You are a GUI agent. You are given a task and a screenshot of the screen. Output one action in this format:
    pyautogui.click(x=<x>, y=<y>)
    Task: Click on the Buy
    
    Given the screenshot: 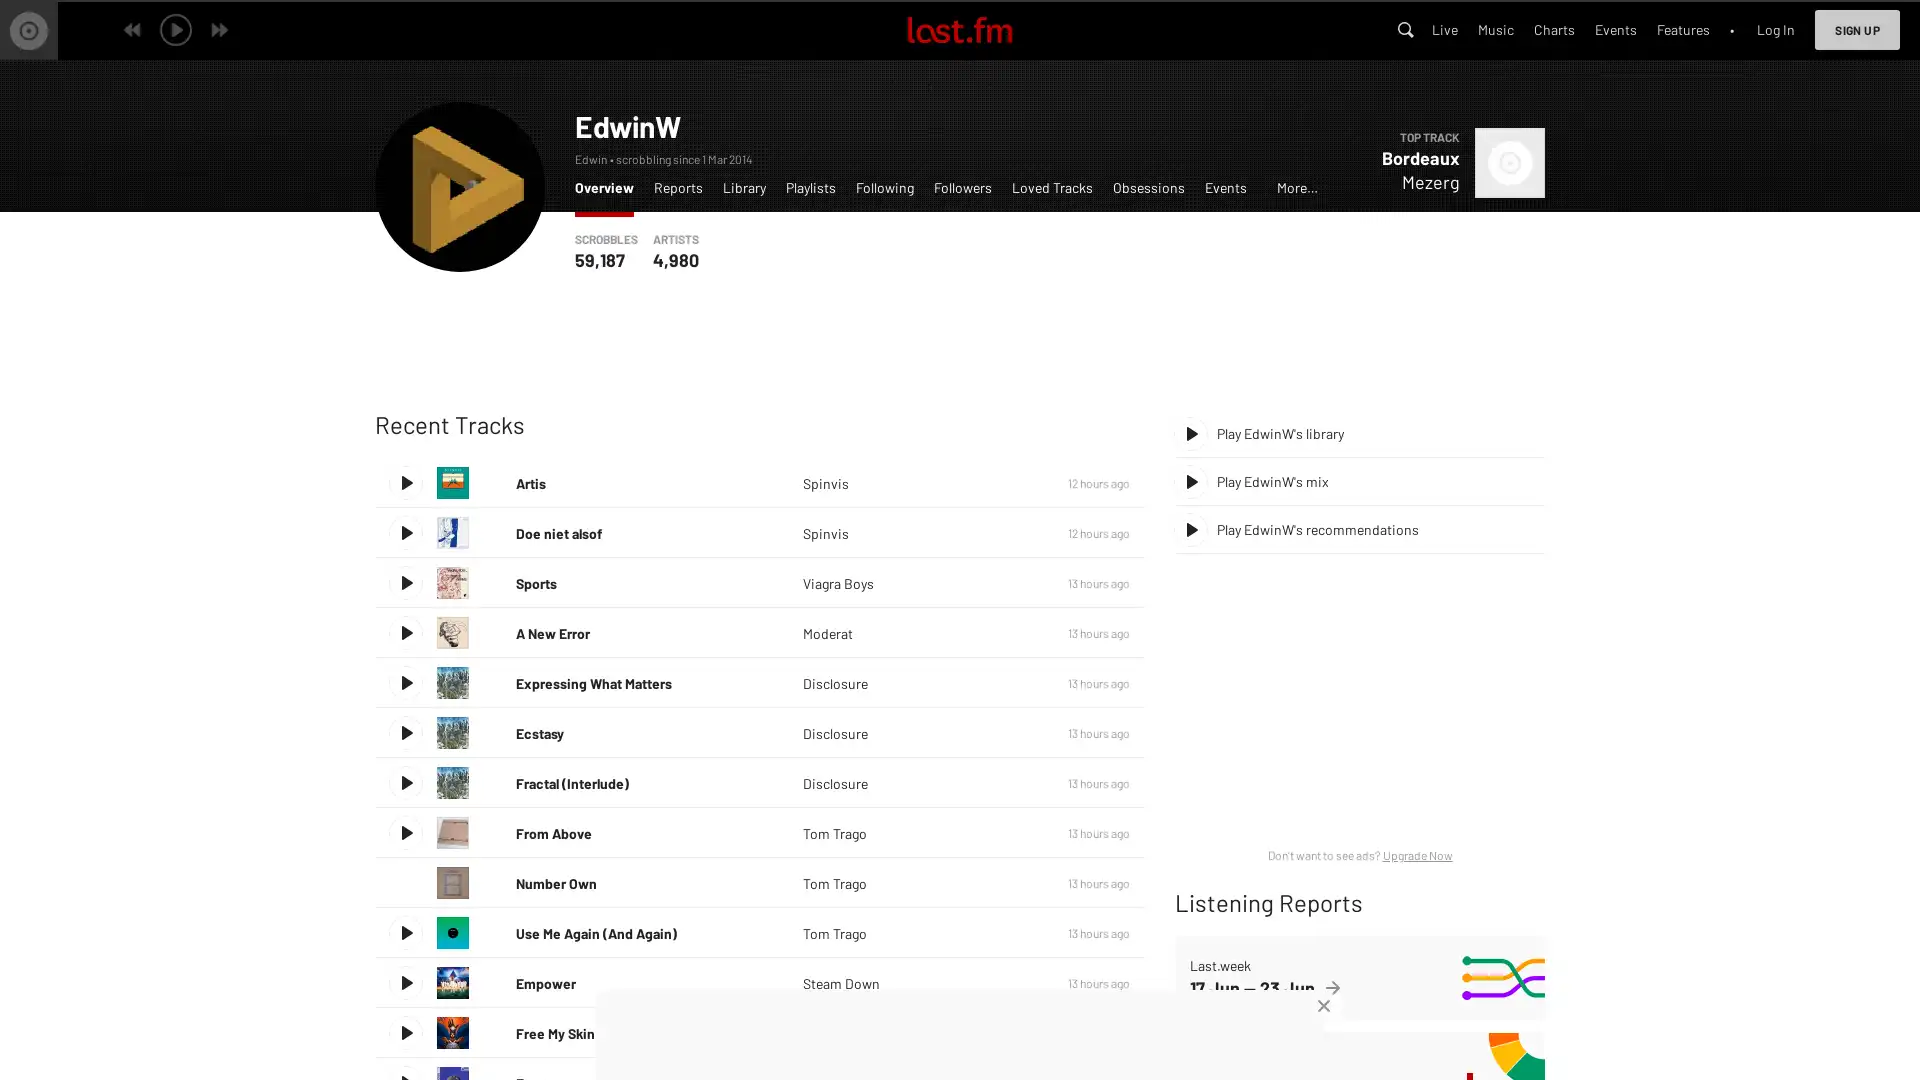 What is the action you would take?
    pyautogui.click(x=1008, y=681)
    